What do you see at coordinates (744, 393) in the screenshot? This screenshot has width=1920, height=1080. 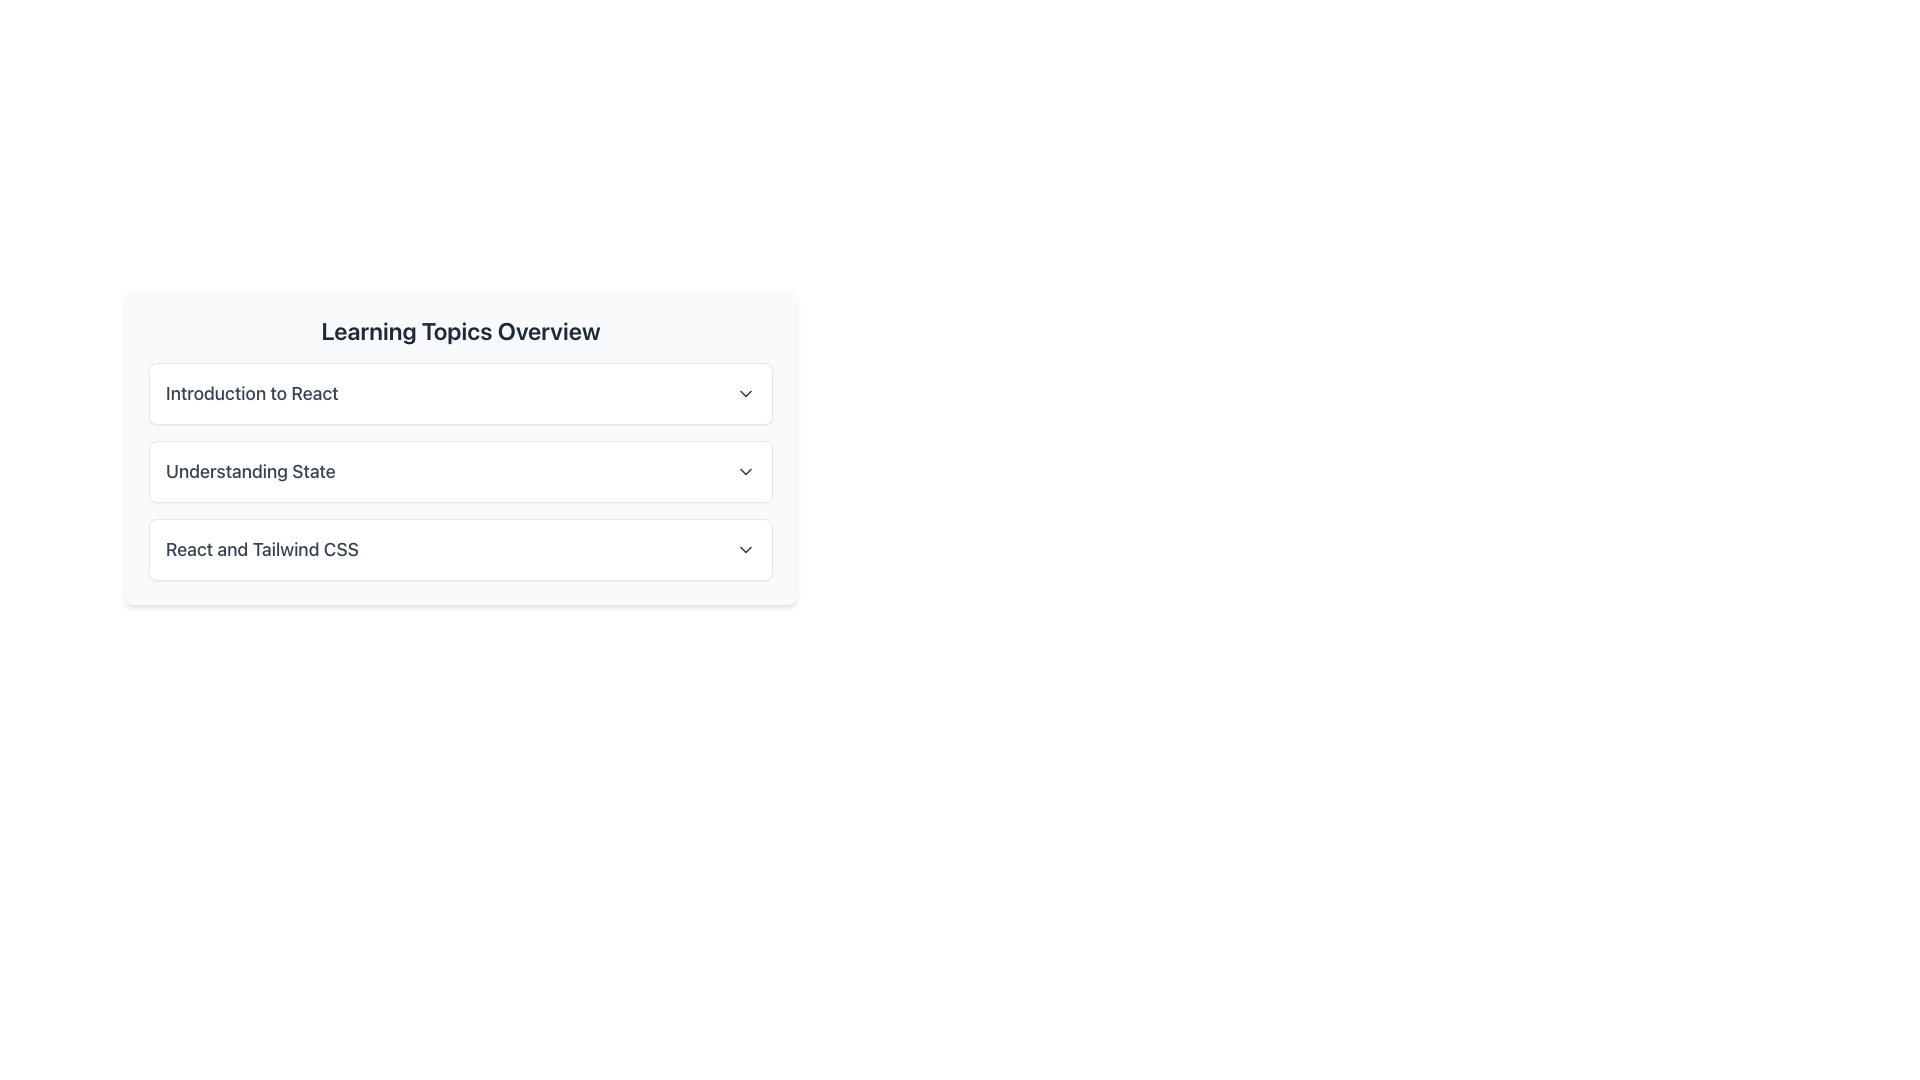 I see `the Dropdown Icon located at the far-right side of the row labeled 'Introduction to React'` at bounding box center [744, 393].